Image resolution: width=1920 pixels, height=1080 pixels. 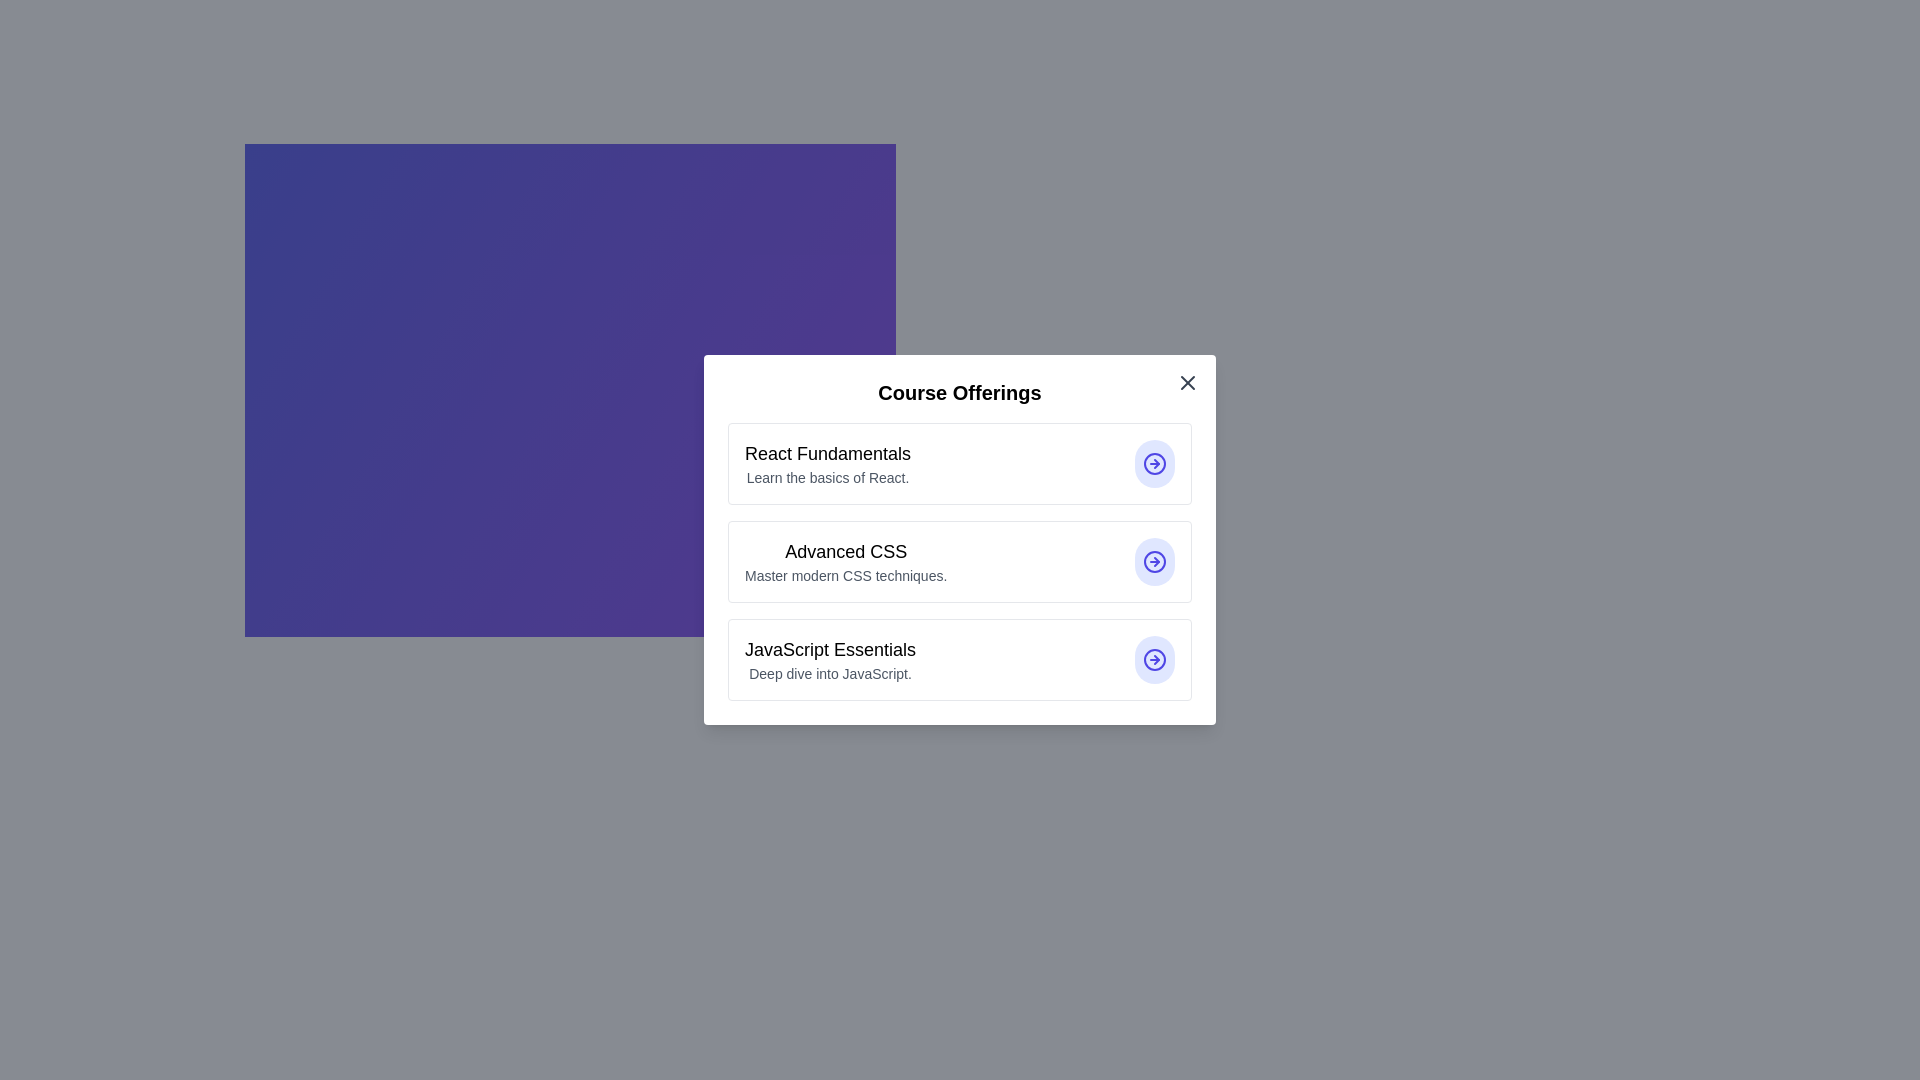 What do you see at coordinates (828, 478) in the screenshot?
I see `the text label providing additional information about the 'React Fundamentals' course, located beneath the course title within the first course offering card` at bounding box center [828, 478].